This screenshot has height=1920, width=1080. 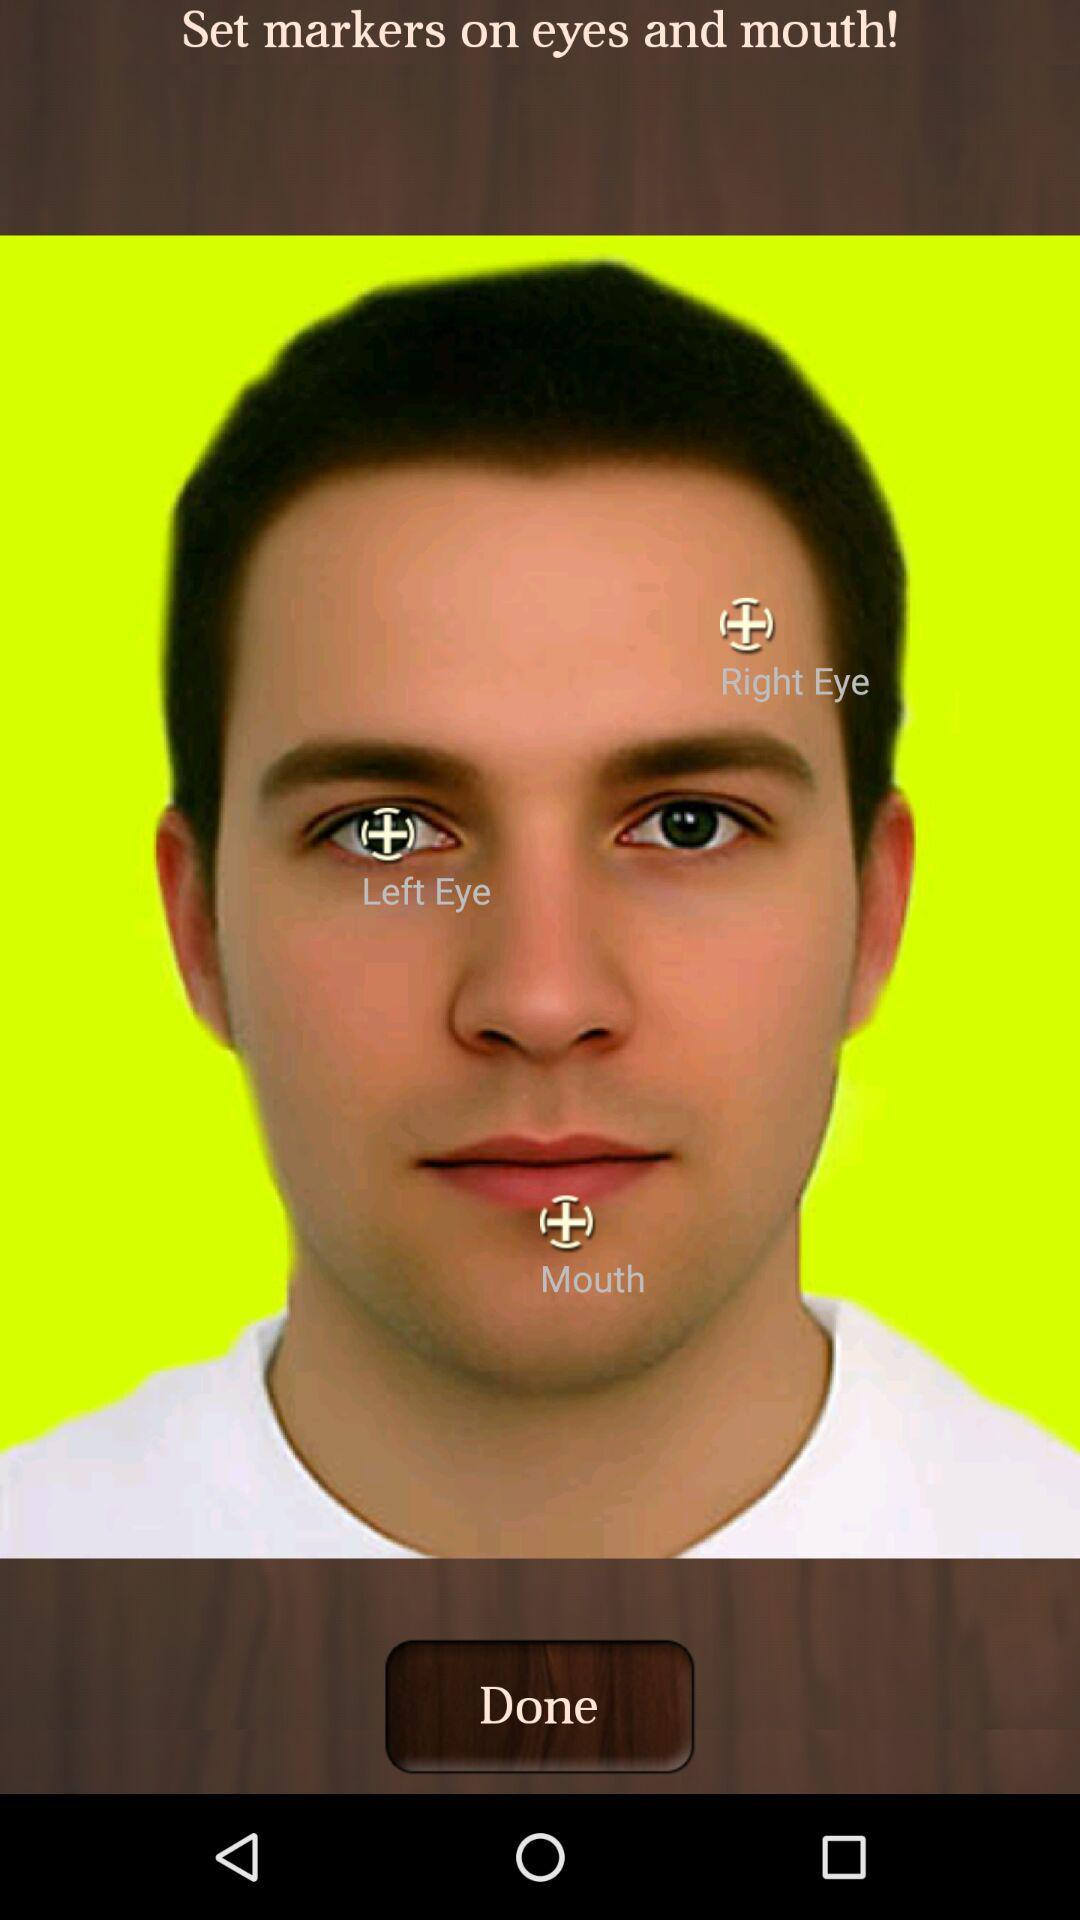 What do you see at coordinates (538, 1705) in the screenshot?
I see `the icon below the mouth` at bounding box center [538, 1705].